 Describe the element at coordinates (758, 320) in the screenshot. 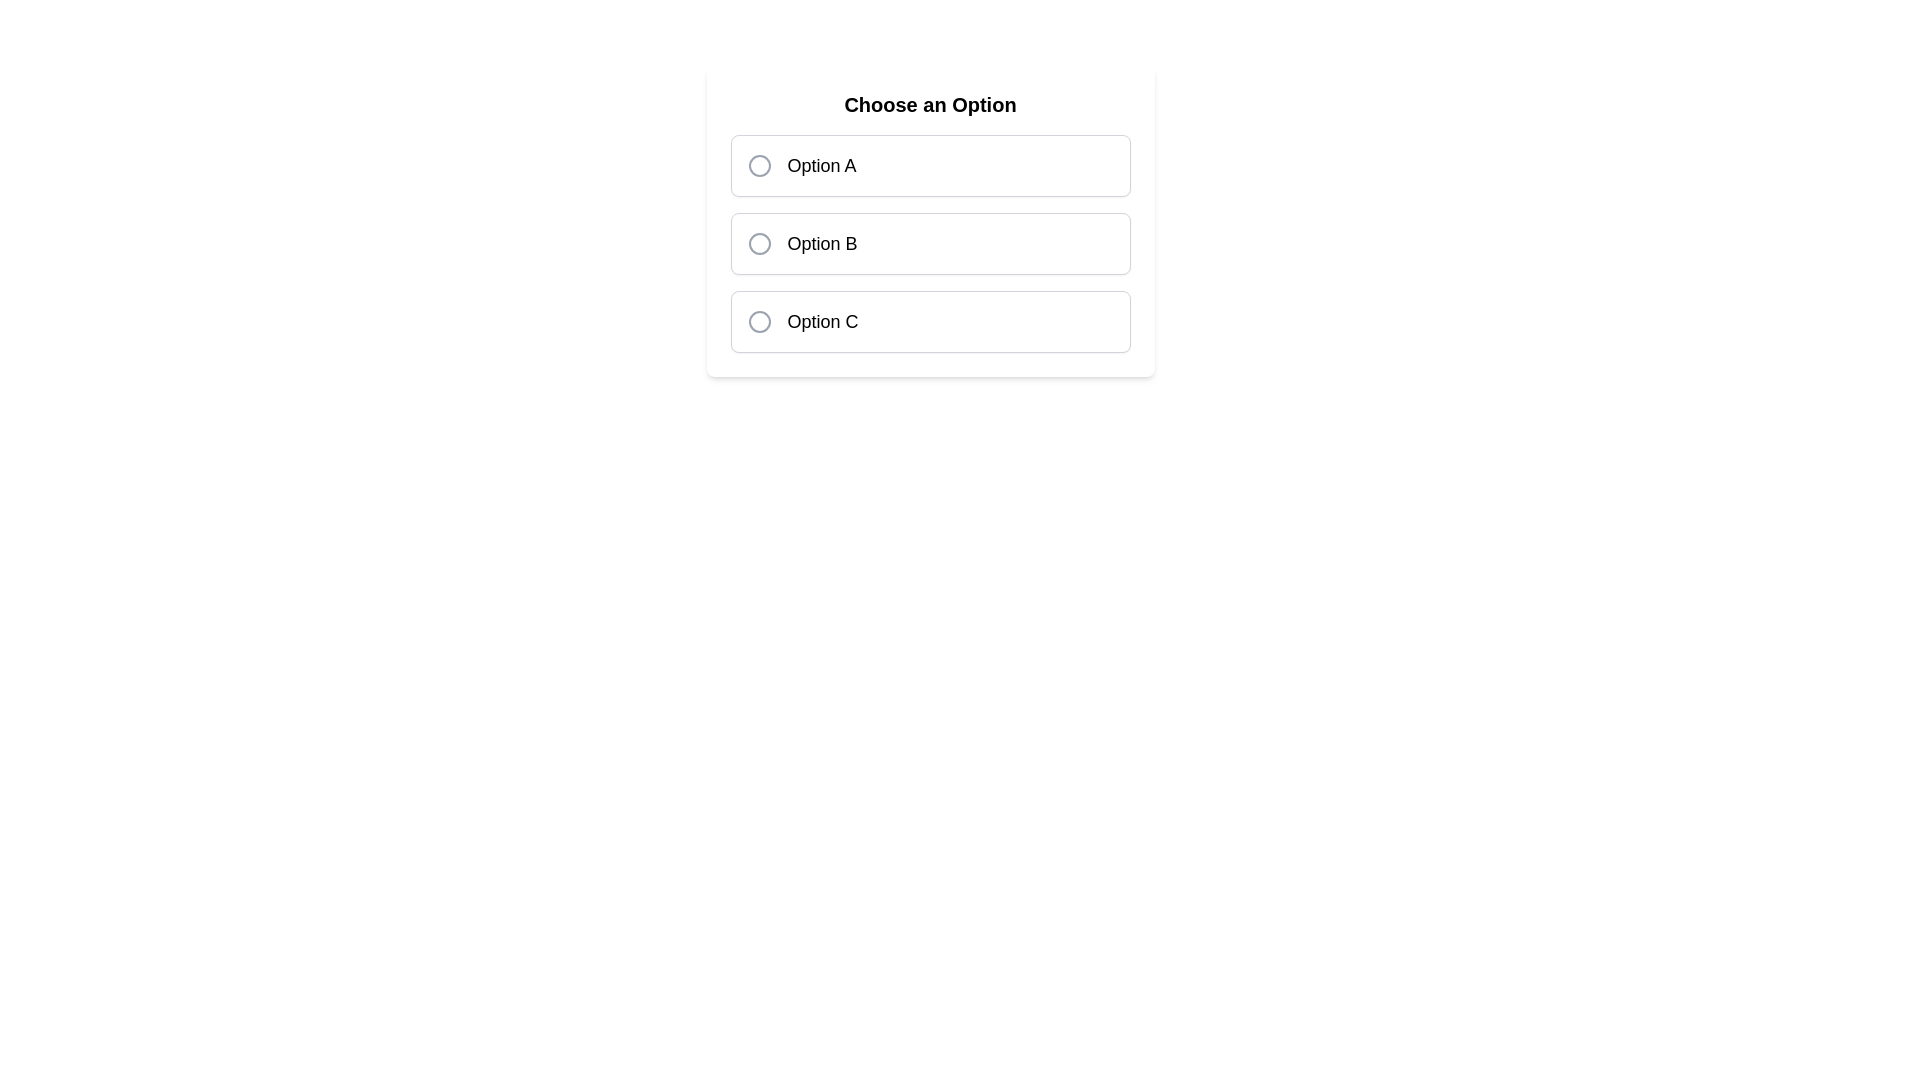

I see `the radio button for 'Option C'` at that location.